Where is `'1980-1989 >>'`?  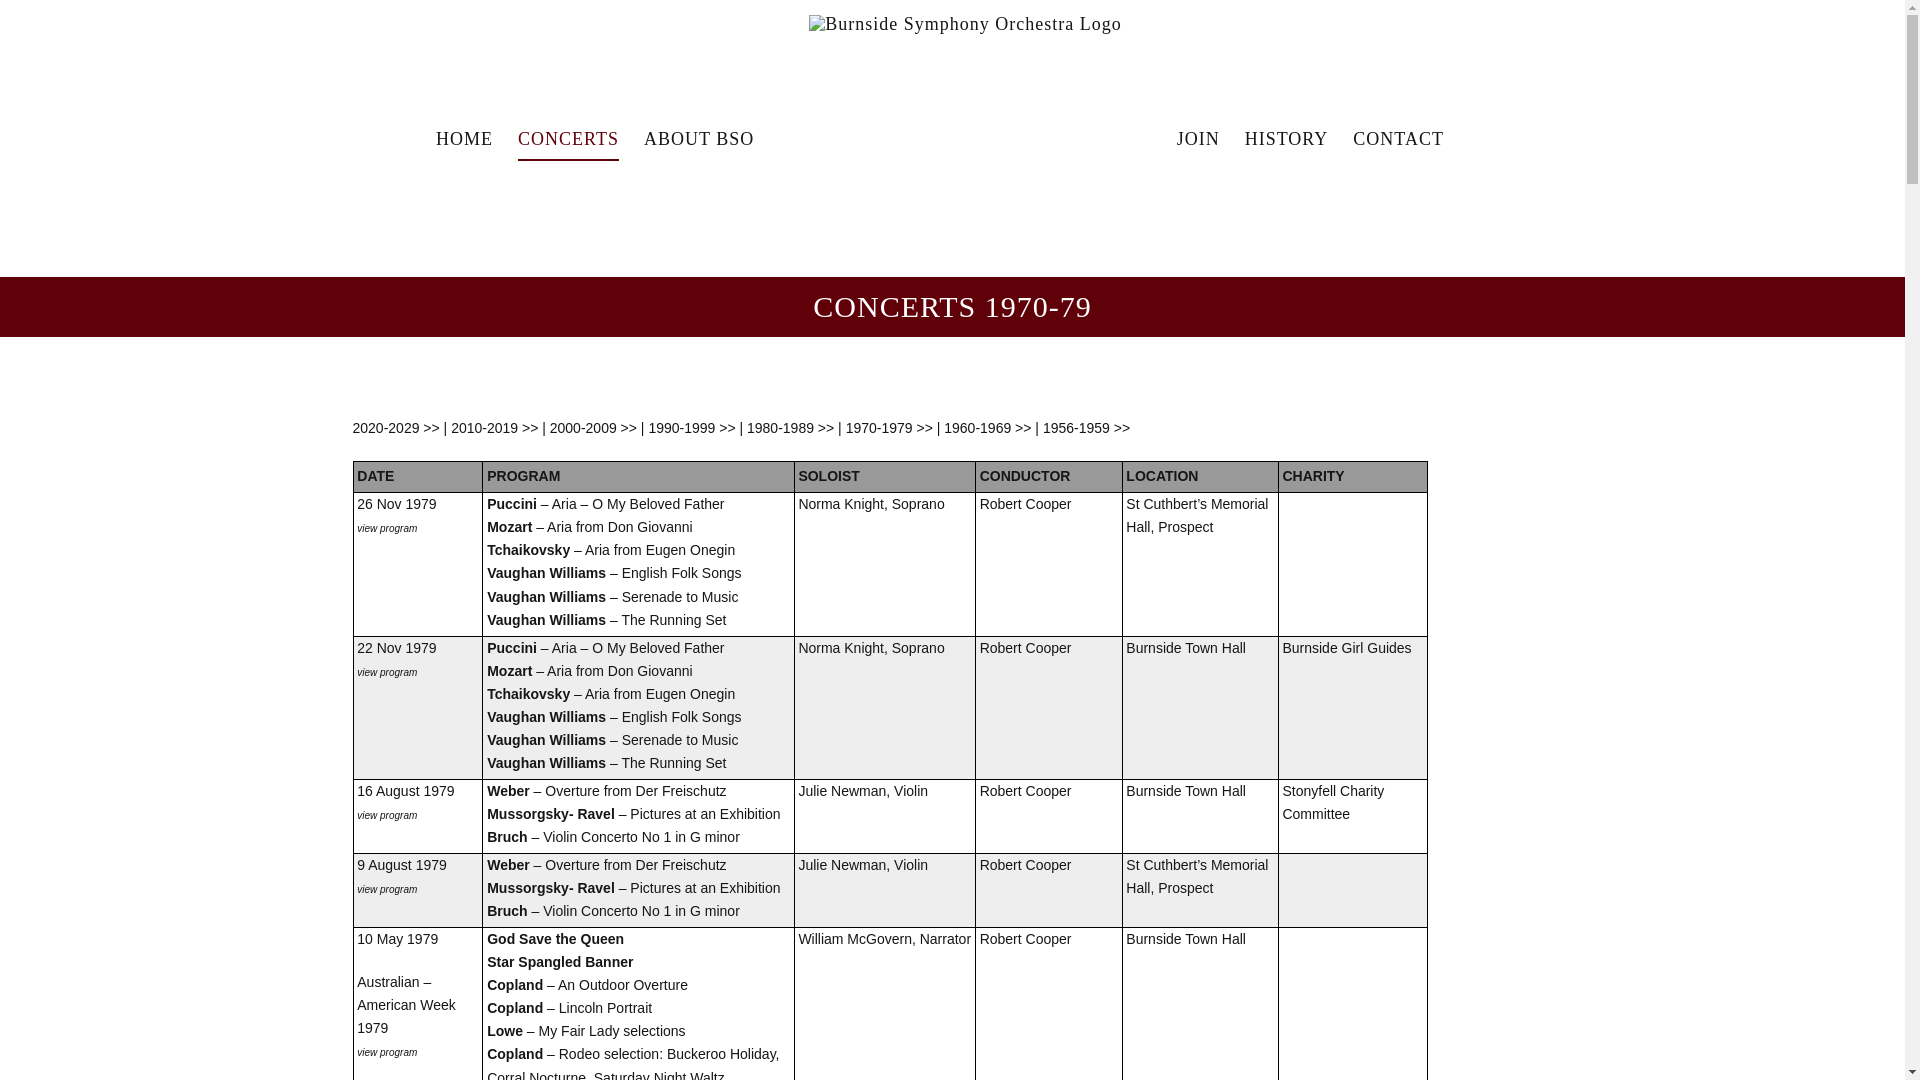 '1980-1989 >>' is located at coordinates (789, 427).